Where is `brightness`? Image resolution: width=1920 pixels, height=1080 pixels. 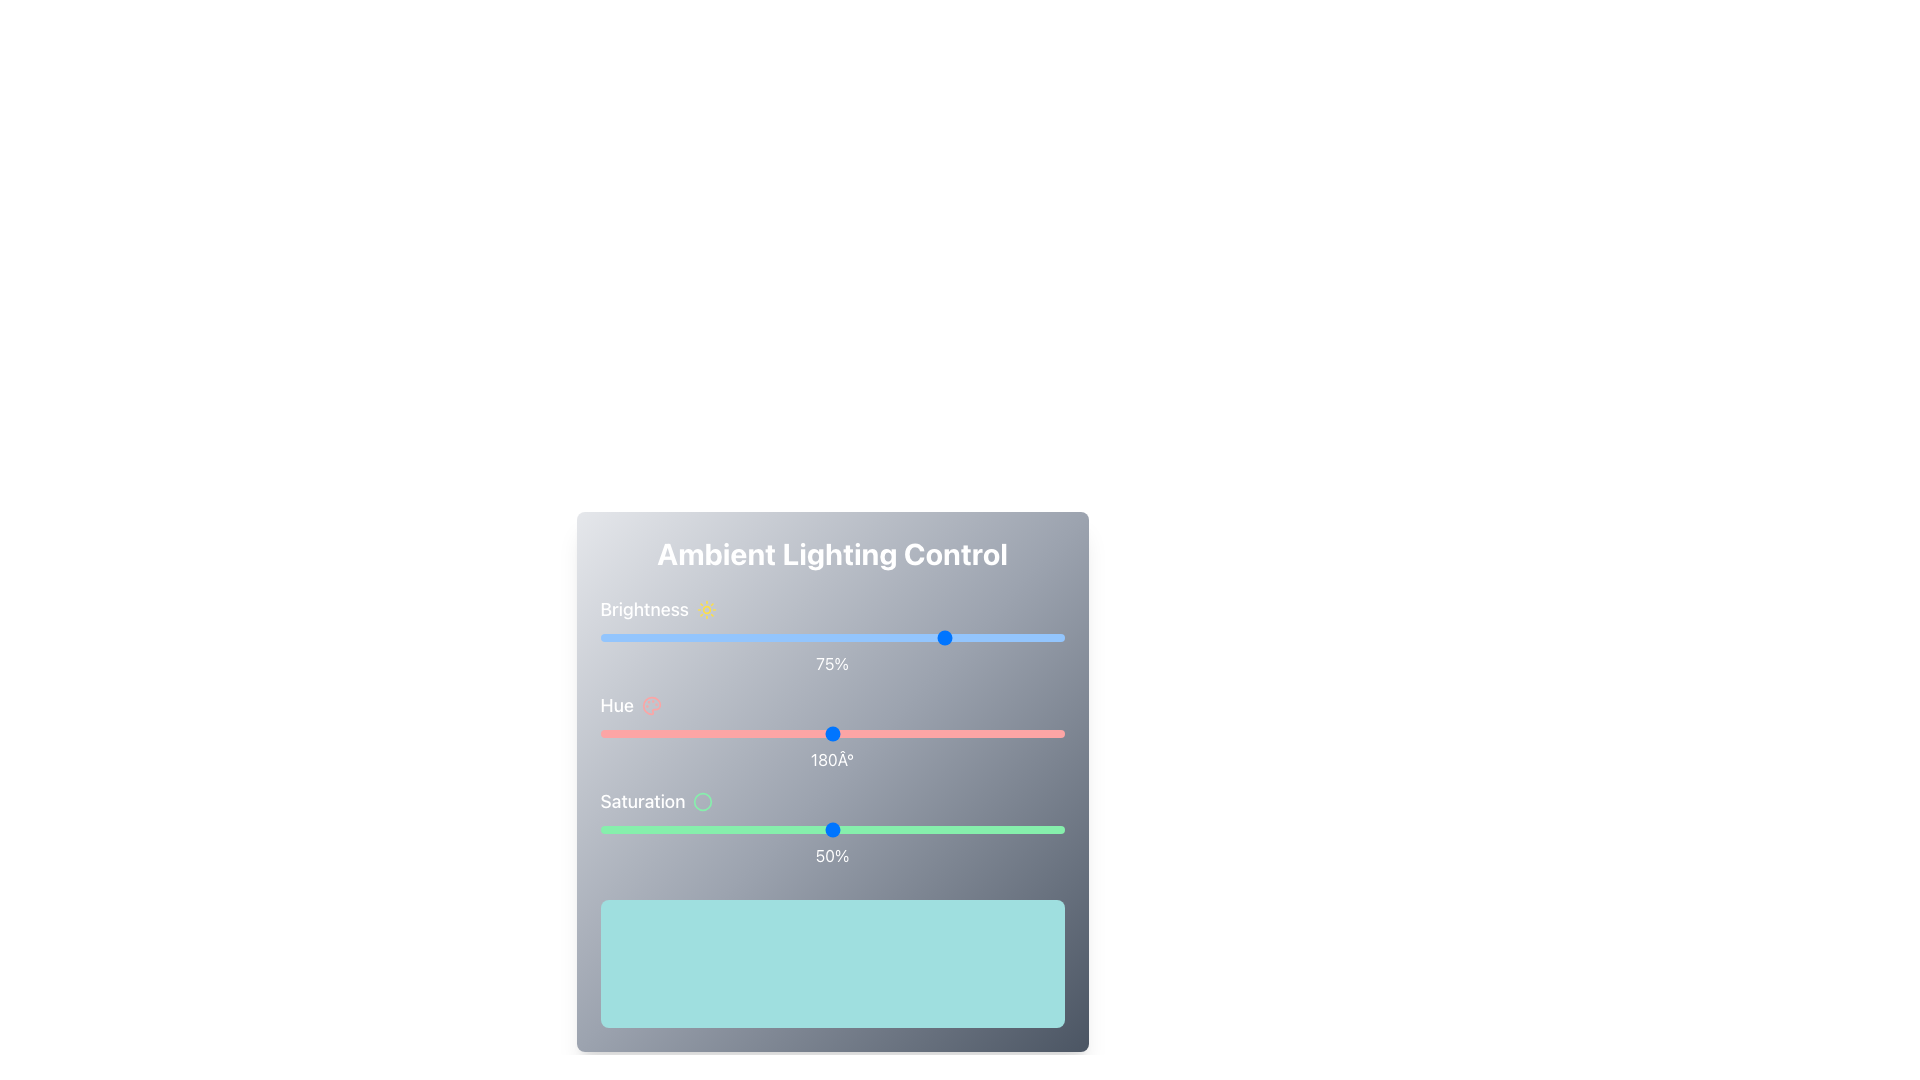 brightness is located at coordinates (818, 637).